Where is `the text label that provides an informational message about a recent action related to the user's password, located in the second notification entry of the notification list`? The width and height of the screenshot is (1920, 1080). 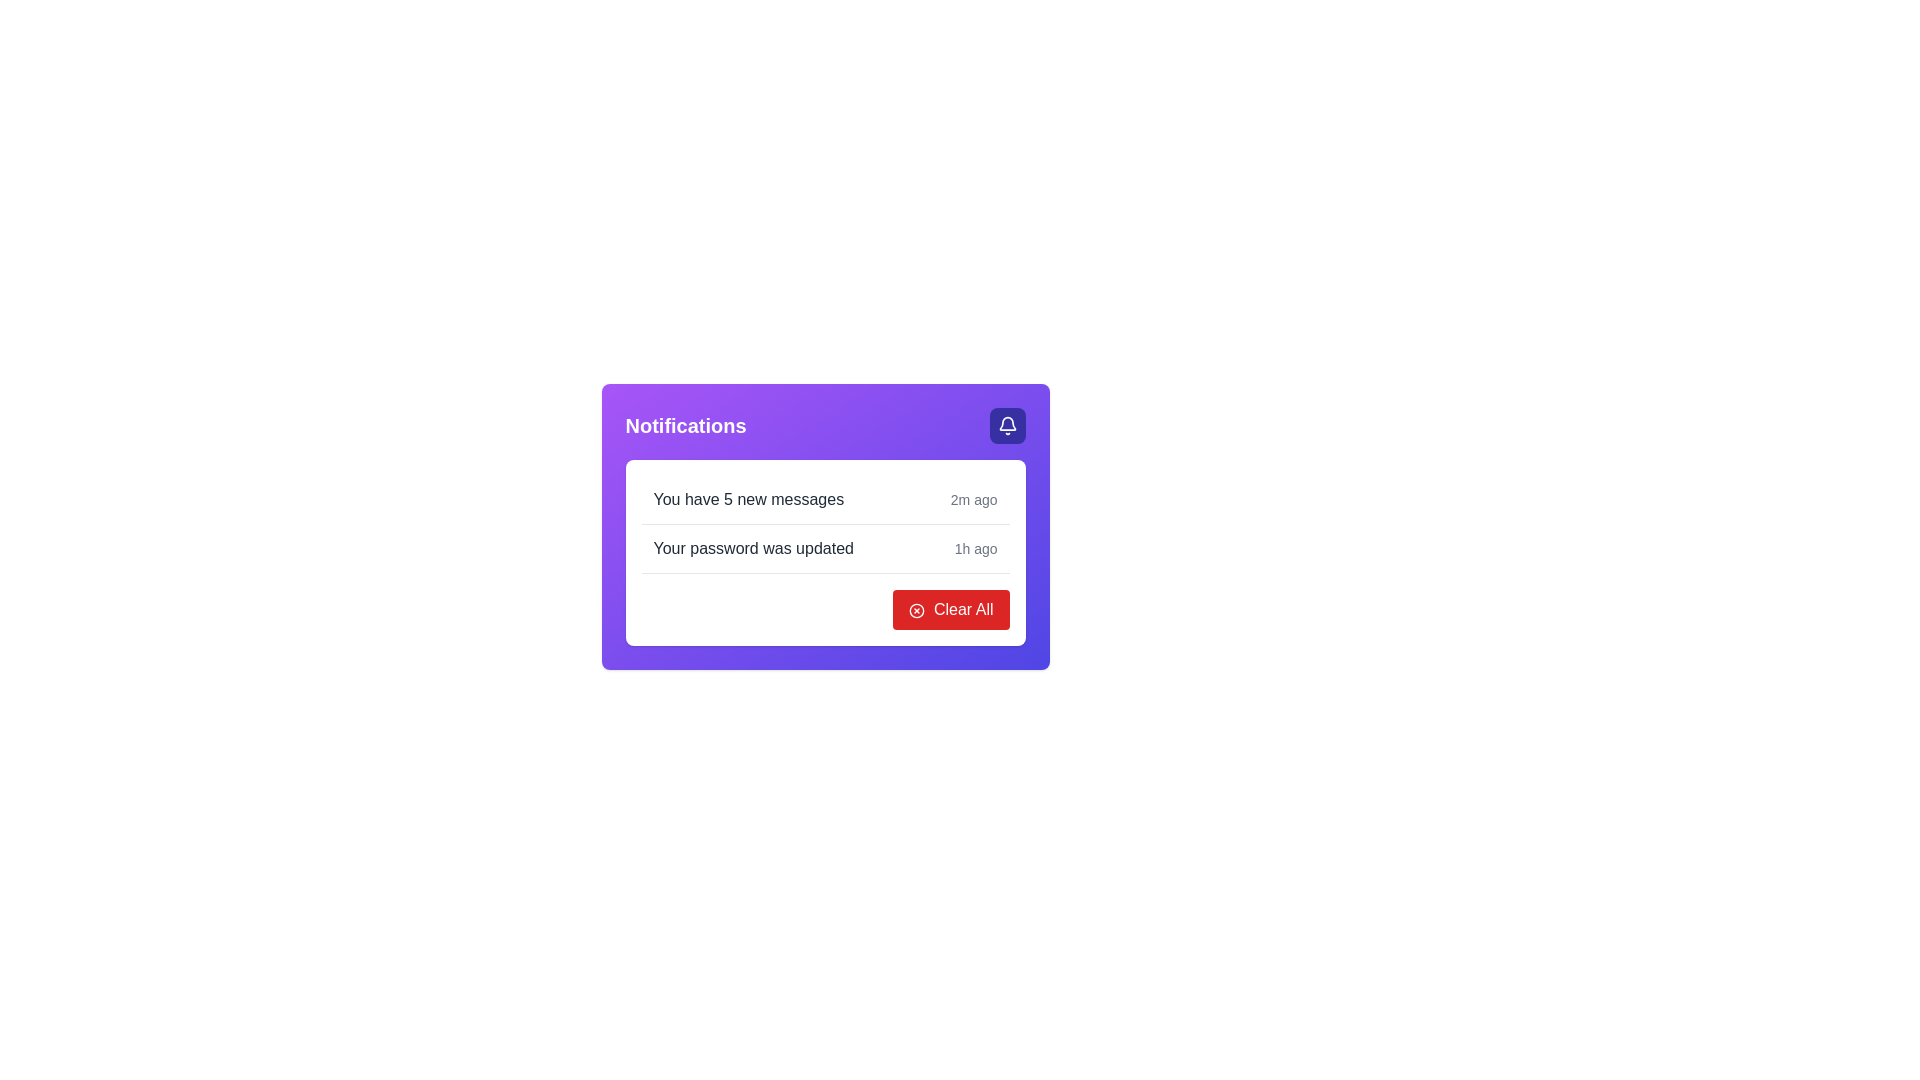 the text label that provides an informational message about a recent action related to the user's password, located in the second notification entry of the notification list is located at coordinates (752, 548).